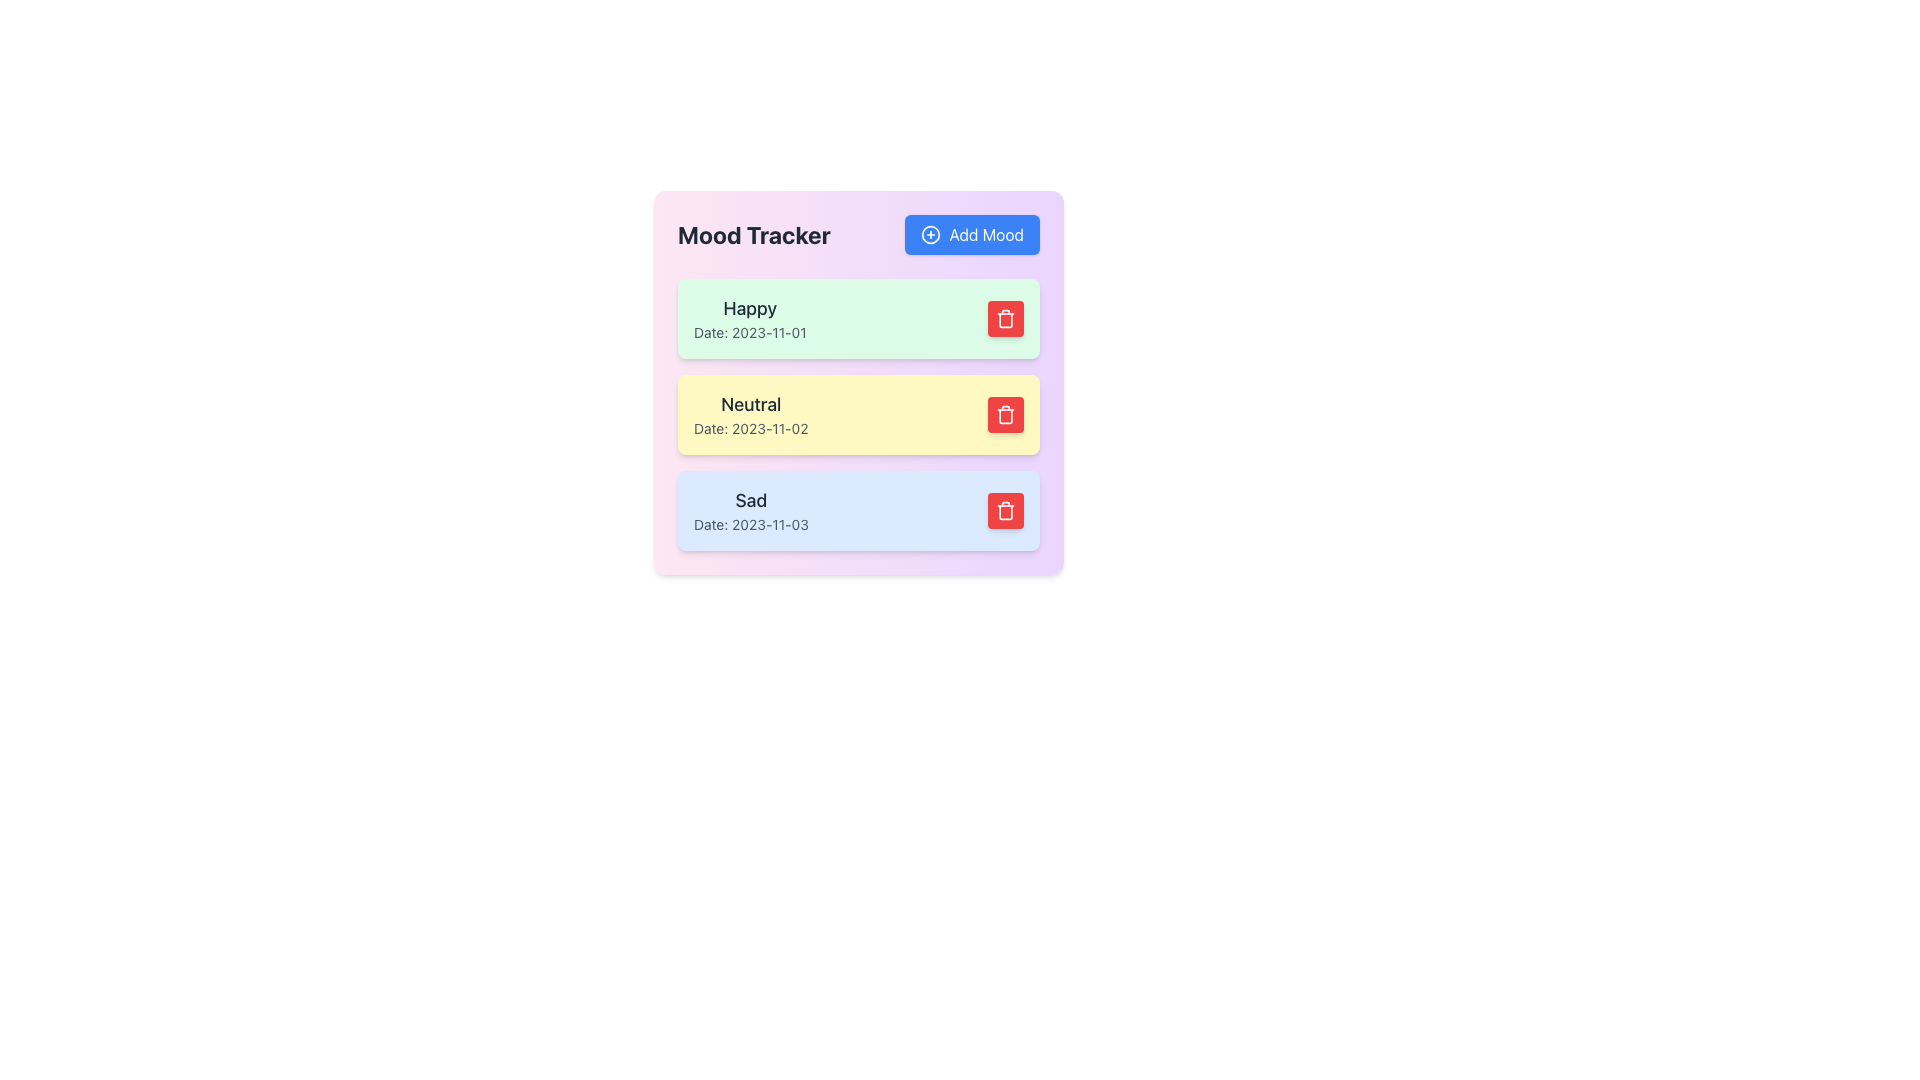  I want to click on the 'Mood Tracker' text label, which is a bold and large-sized header styled in dark color against a light background, so click(752, 234).